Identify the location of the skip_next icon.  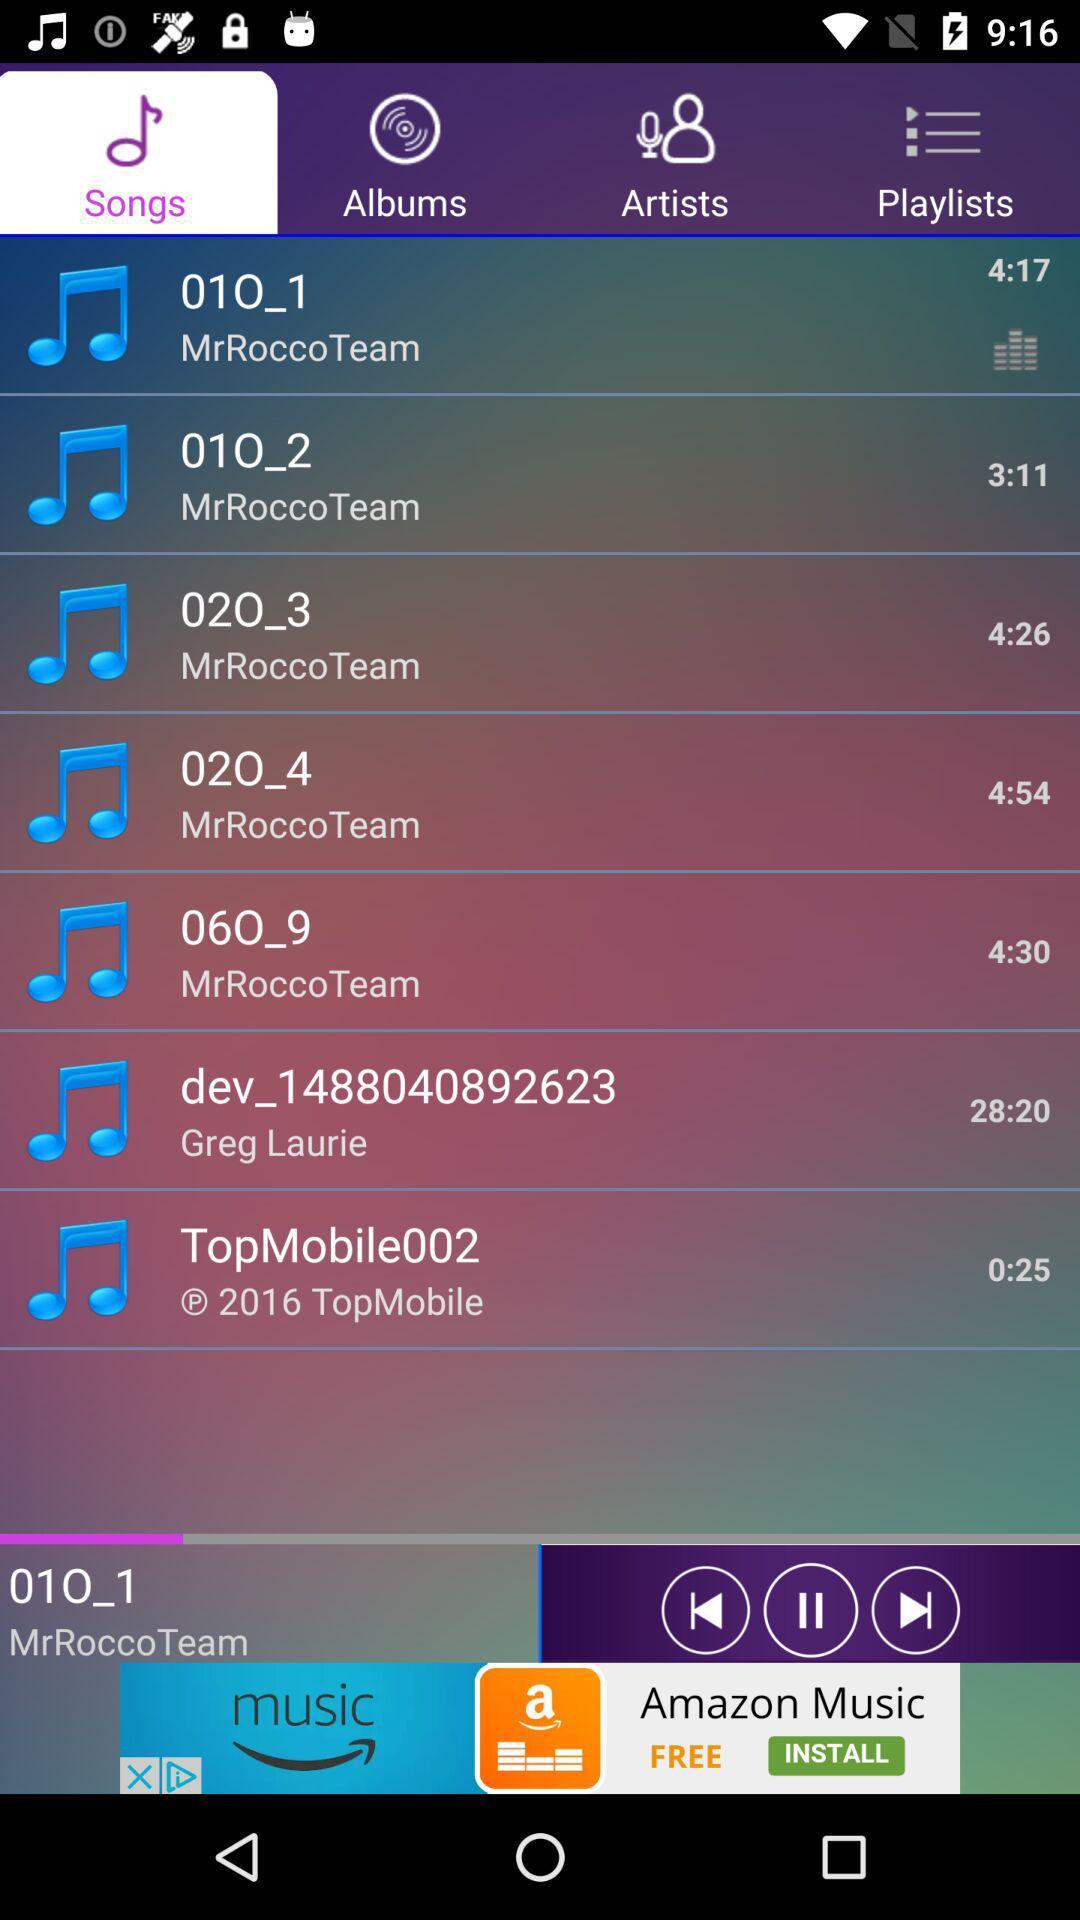
(915, 1610).